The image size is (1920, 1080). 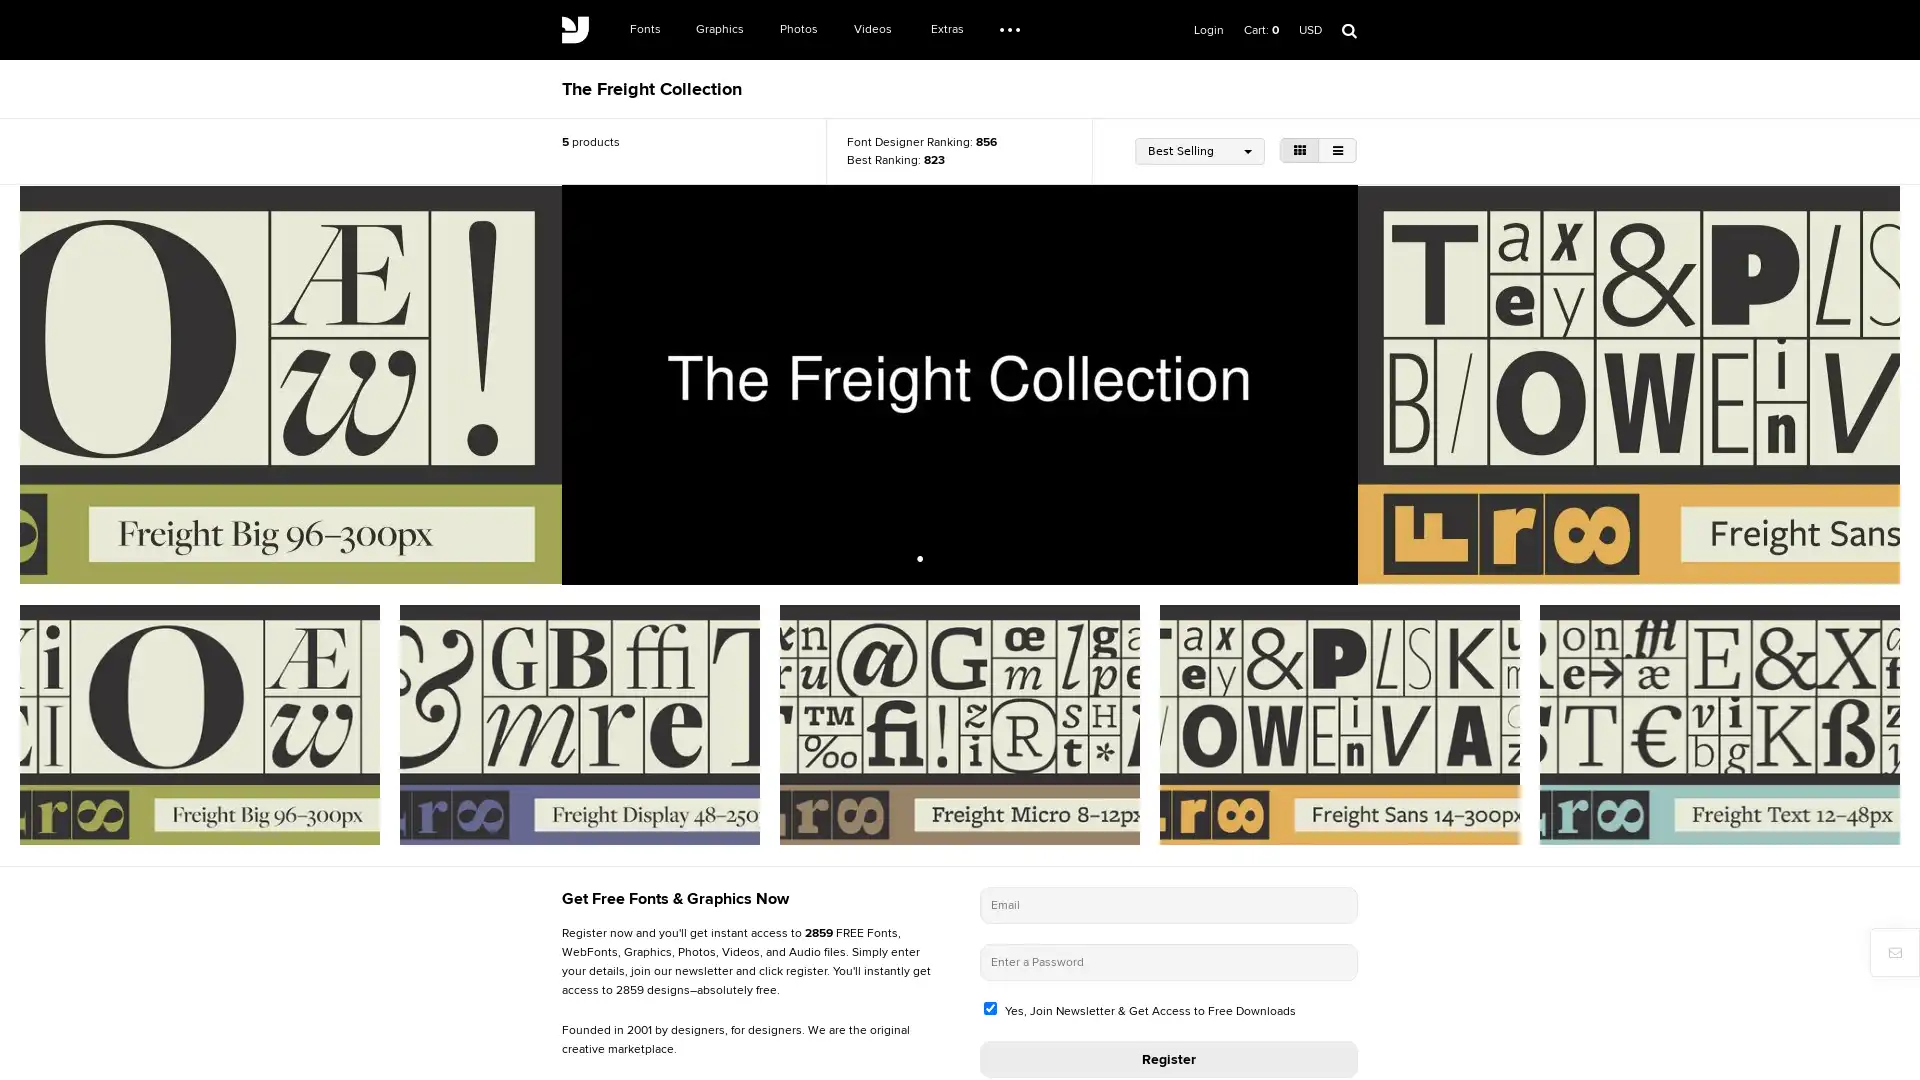 I want to click on Register, so click(x=1169, y=1058).